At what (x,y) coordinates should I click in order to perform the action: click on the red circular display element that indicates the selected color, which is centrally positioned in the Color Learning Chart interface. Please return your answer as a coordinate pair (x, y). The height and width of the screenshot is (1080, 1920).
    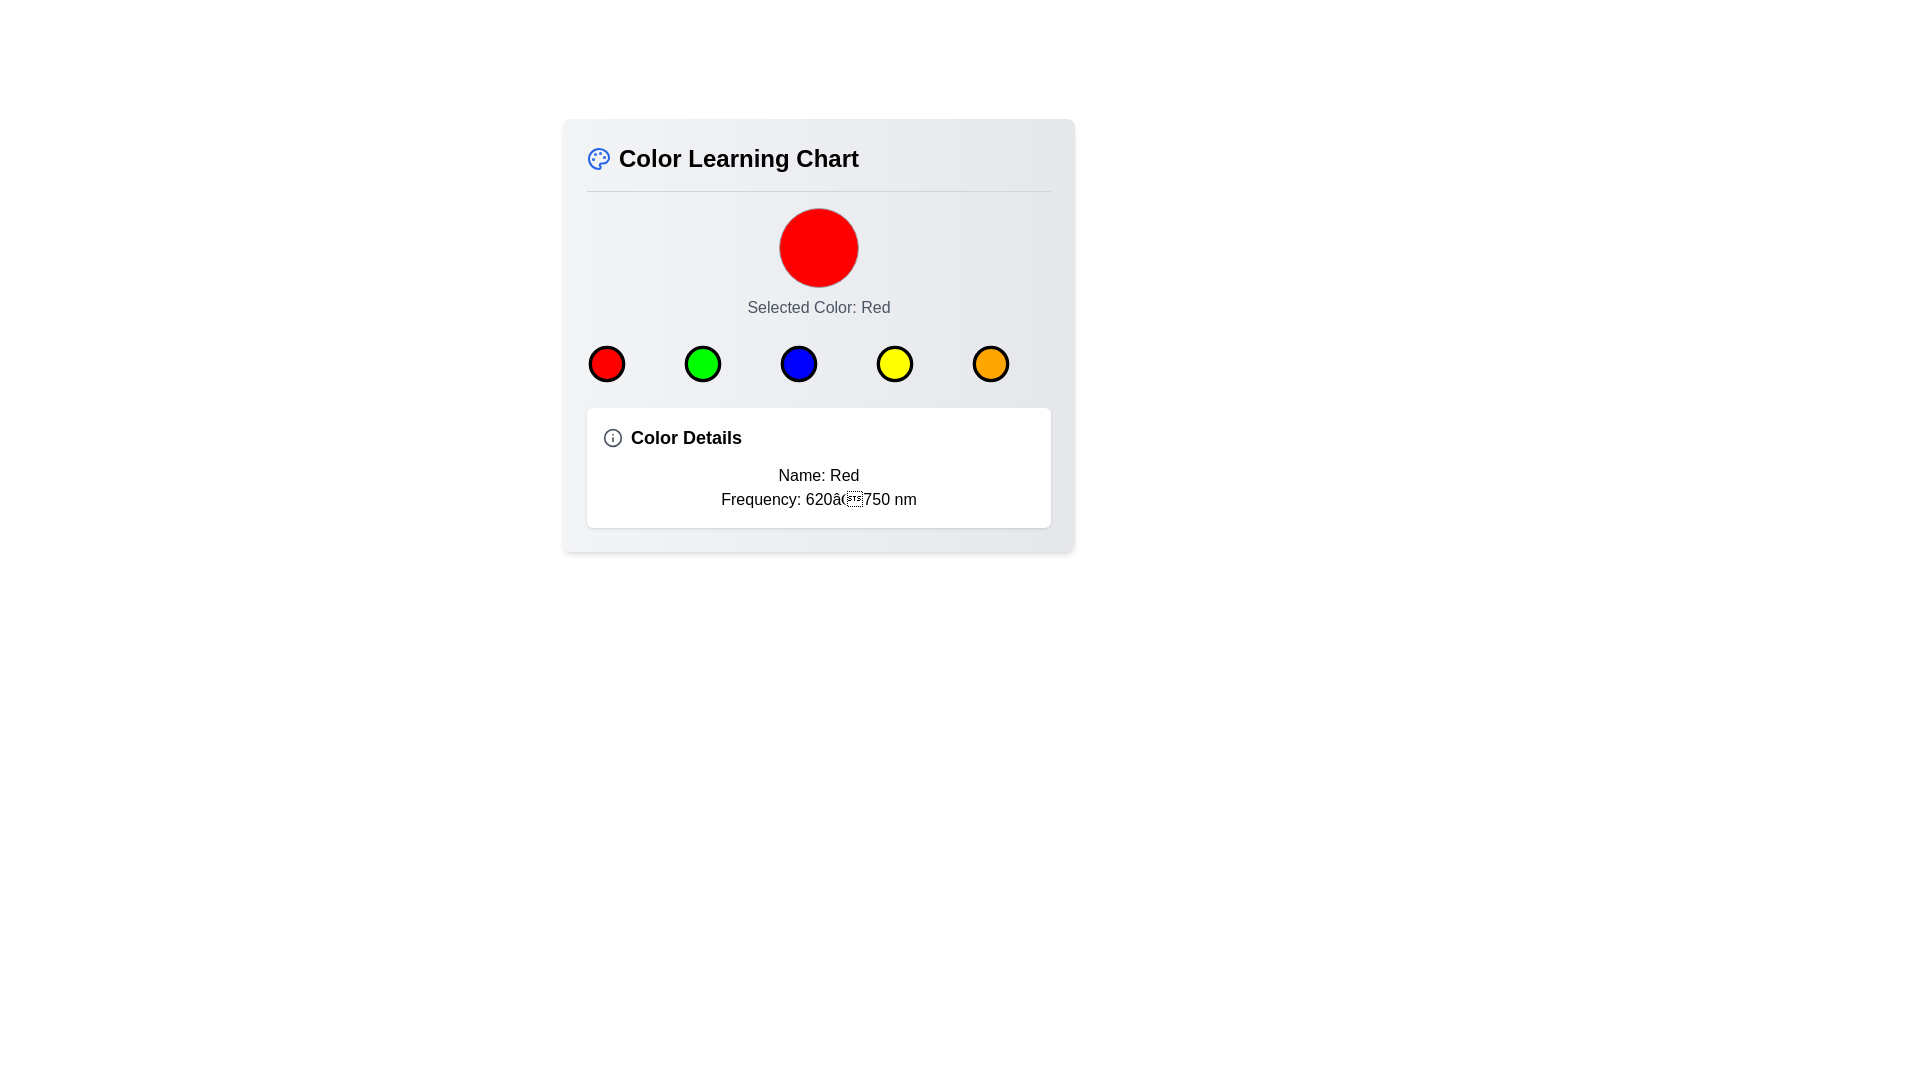
    Looking at the image, I should click on (819, 246).